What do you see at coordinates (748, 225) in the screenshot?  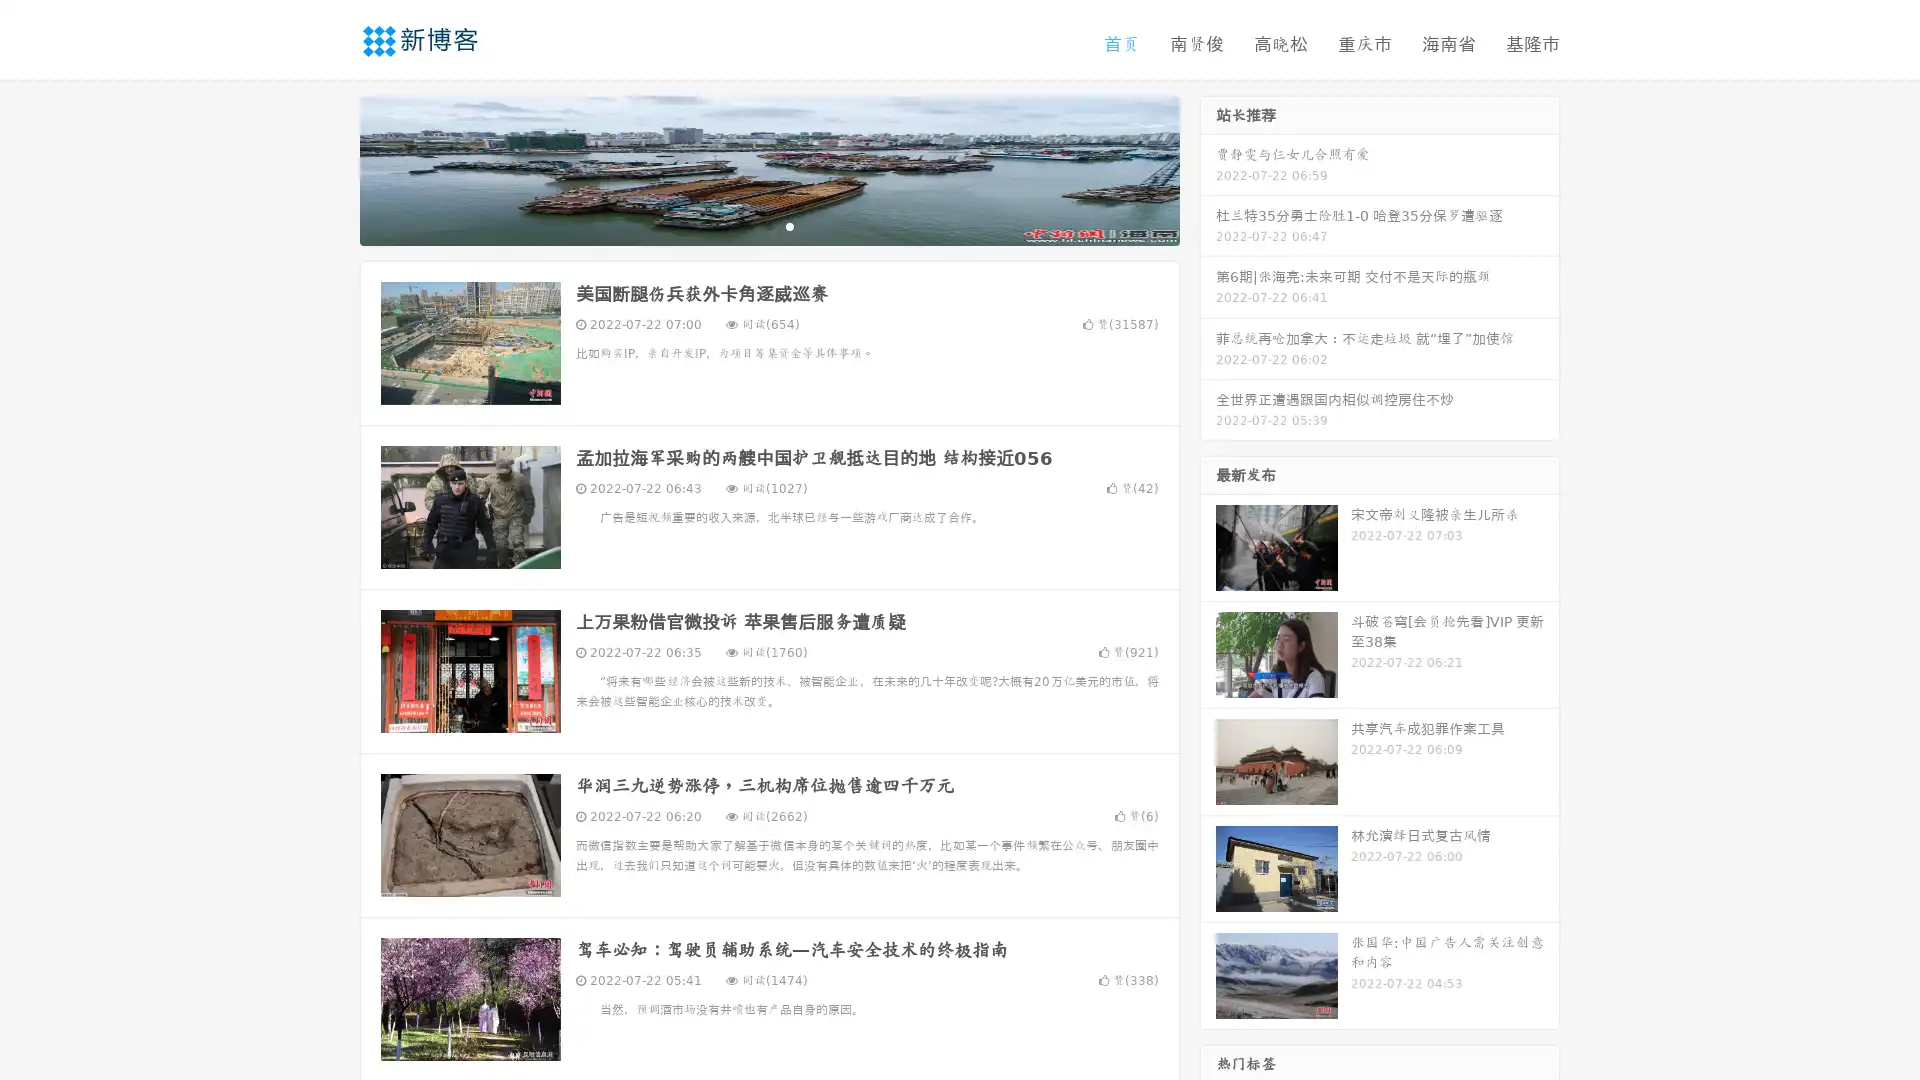 I see `Go to slide 1` at bounding box center [748, 225].